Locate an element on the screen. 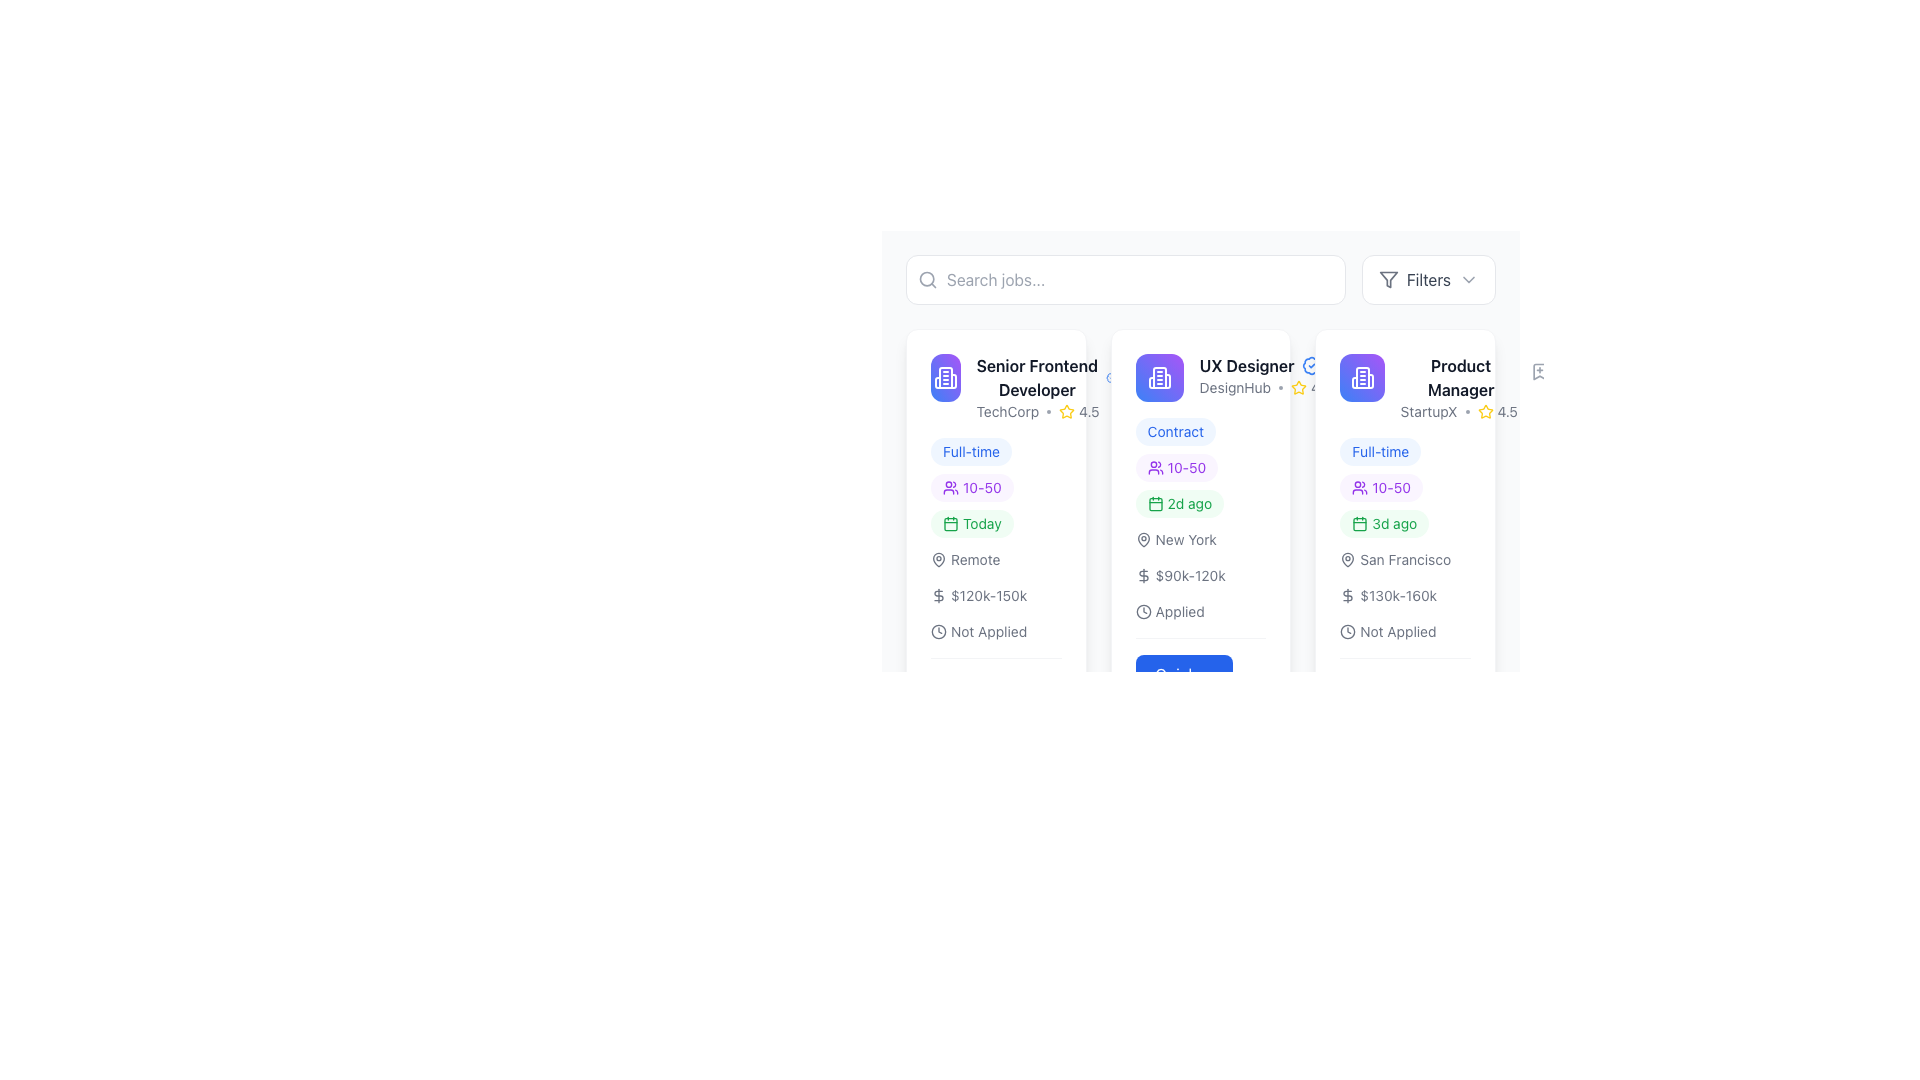 This screenshot has width=1920, height=1080. the team icon that visually represents a group or team, located in the second card of job postings, adjacent to the '10-50' text in a purple shaded area is located at coordinates (949, 488).